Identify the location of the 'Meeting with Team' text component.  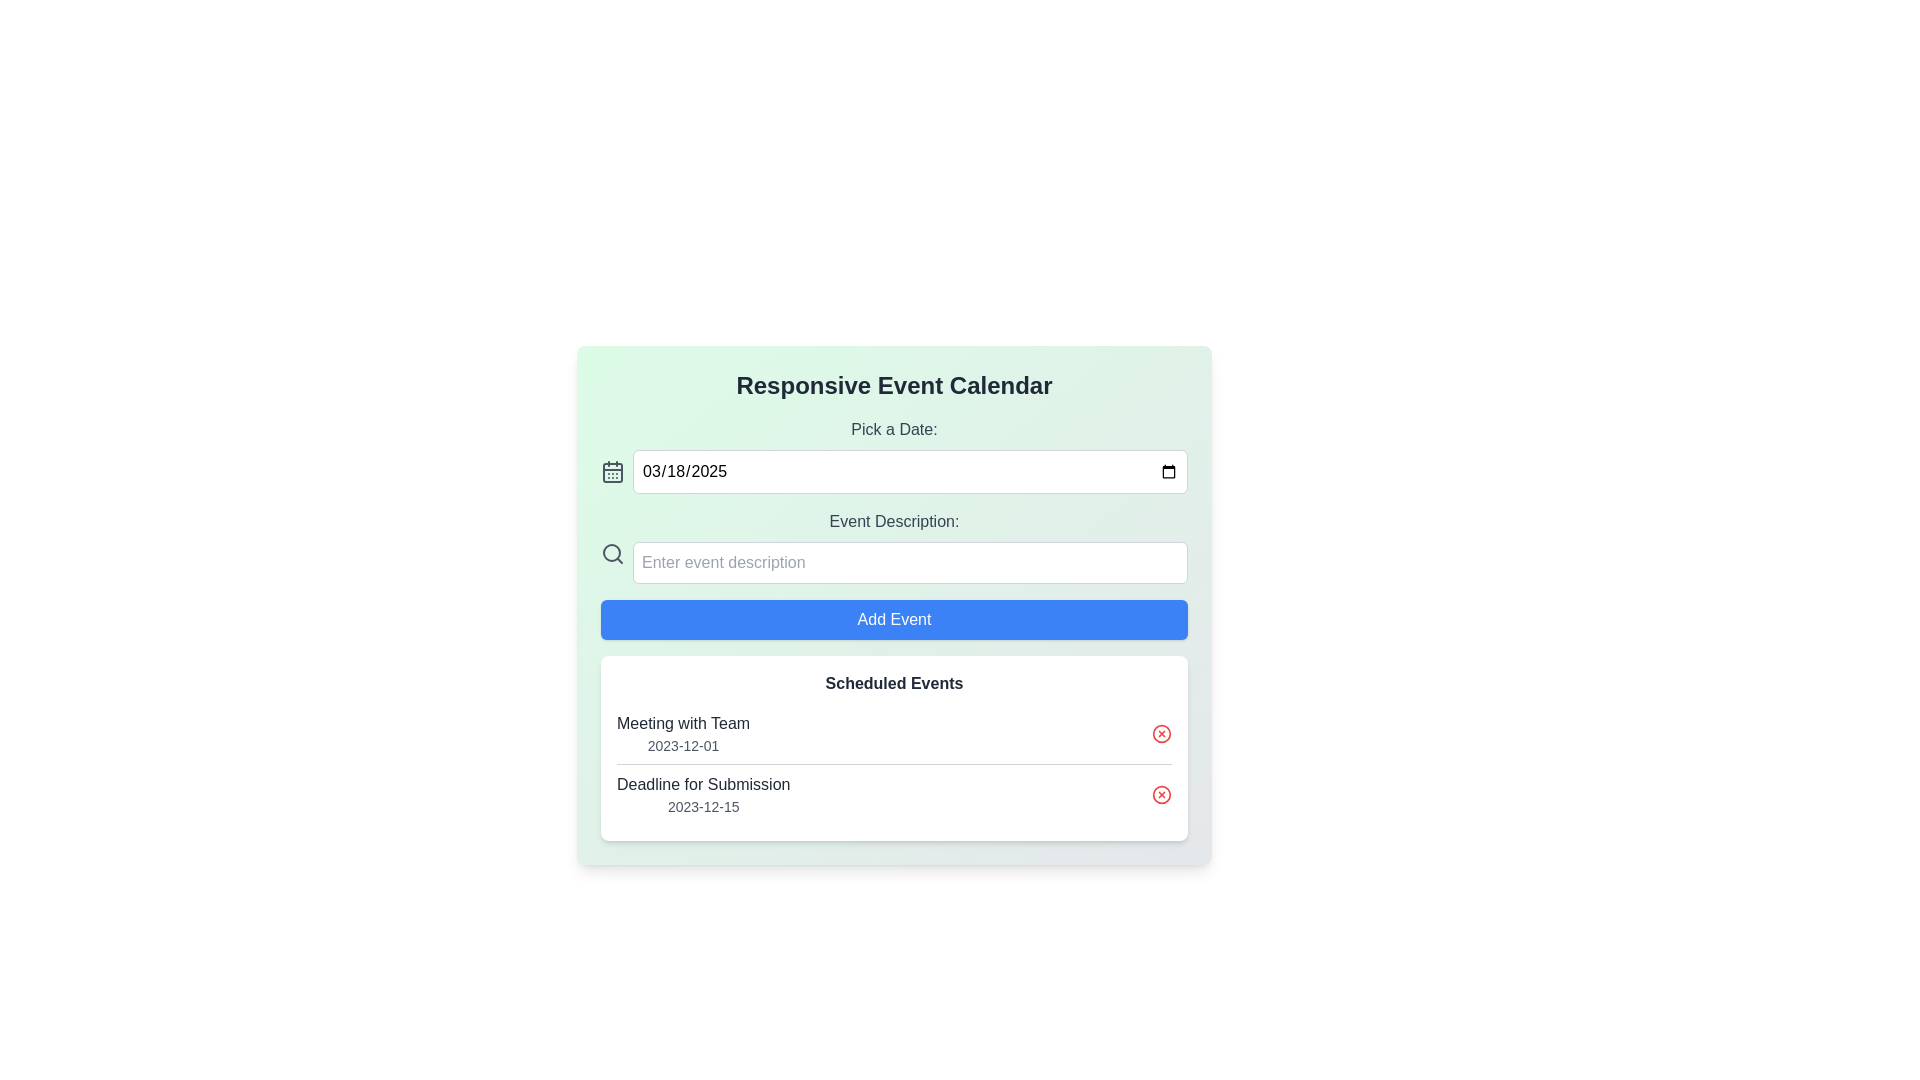
(683, 733).